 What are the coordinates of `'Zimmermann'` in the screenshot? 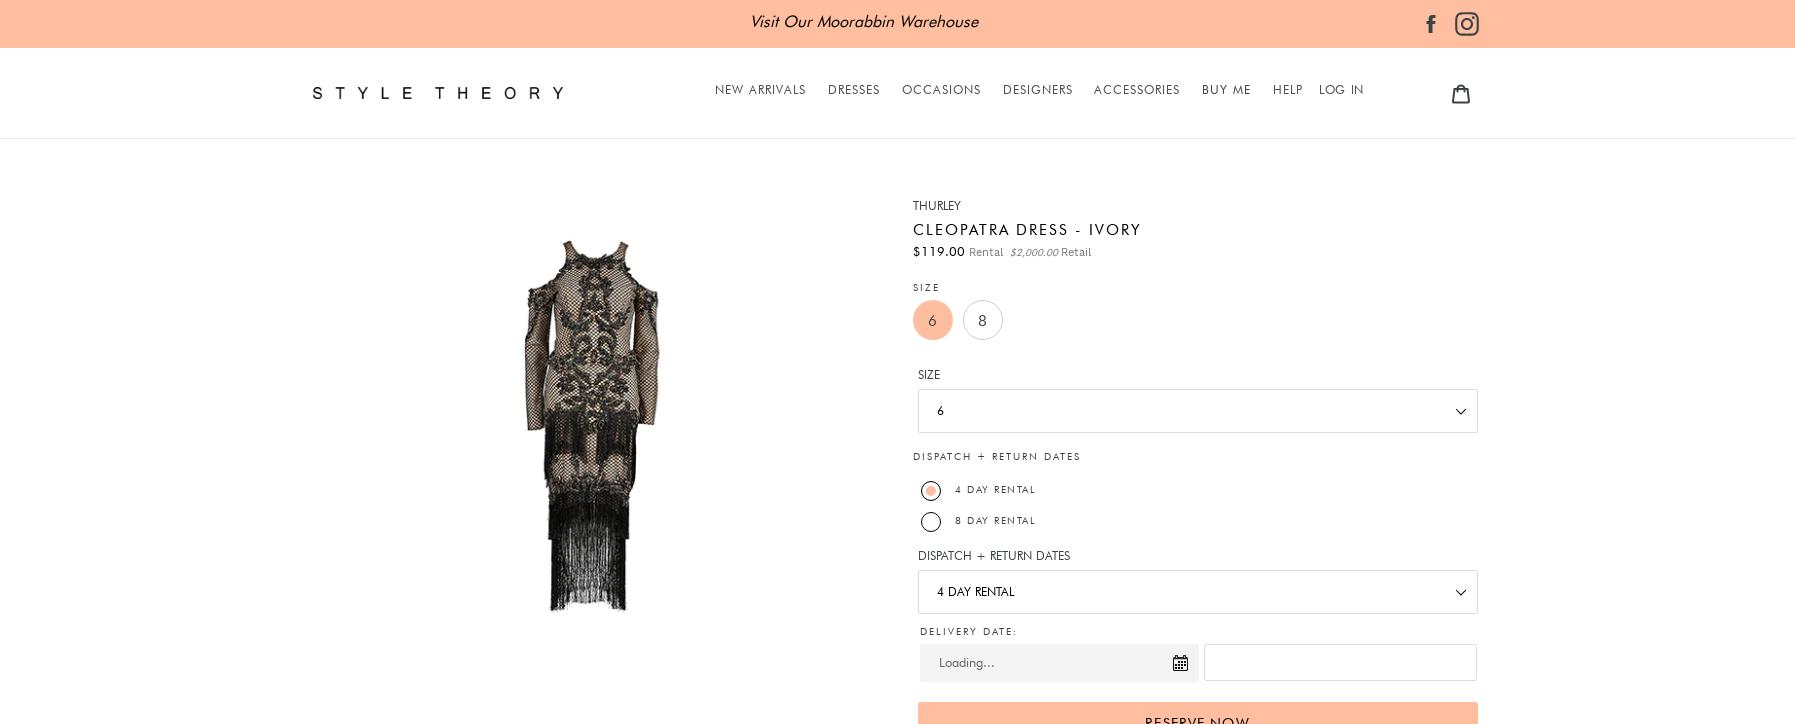 It's located at (1001, 172).